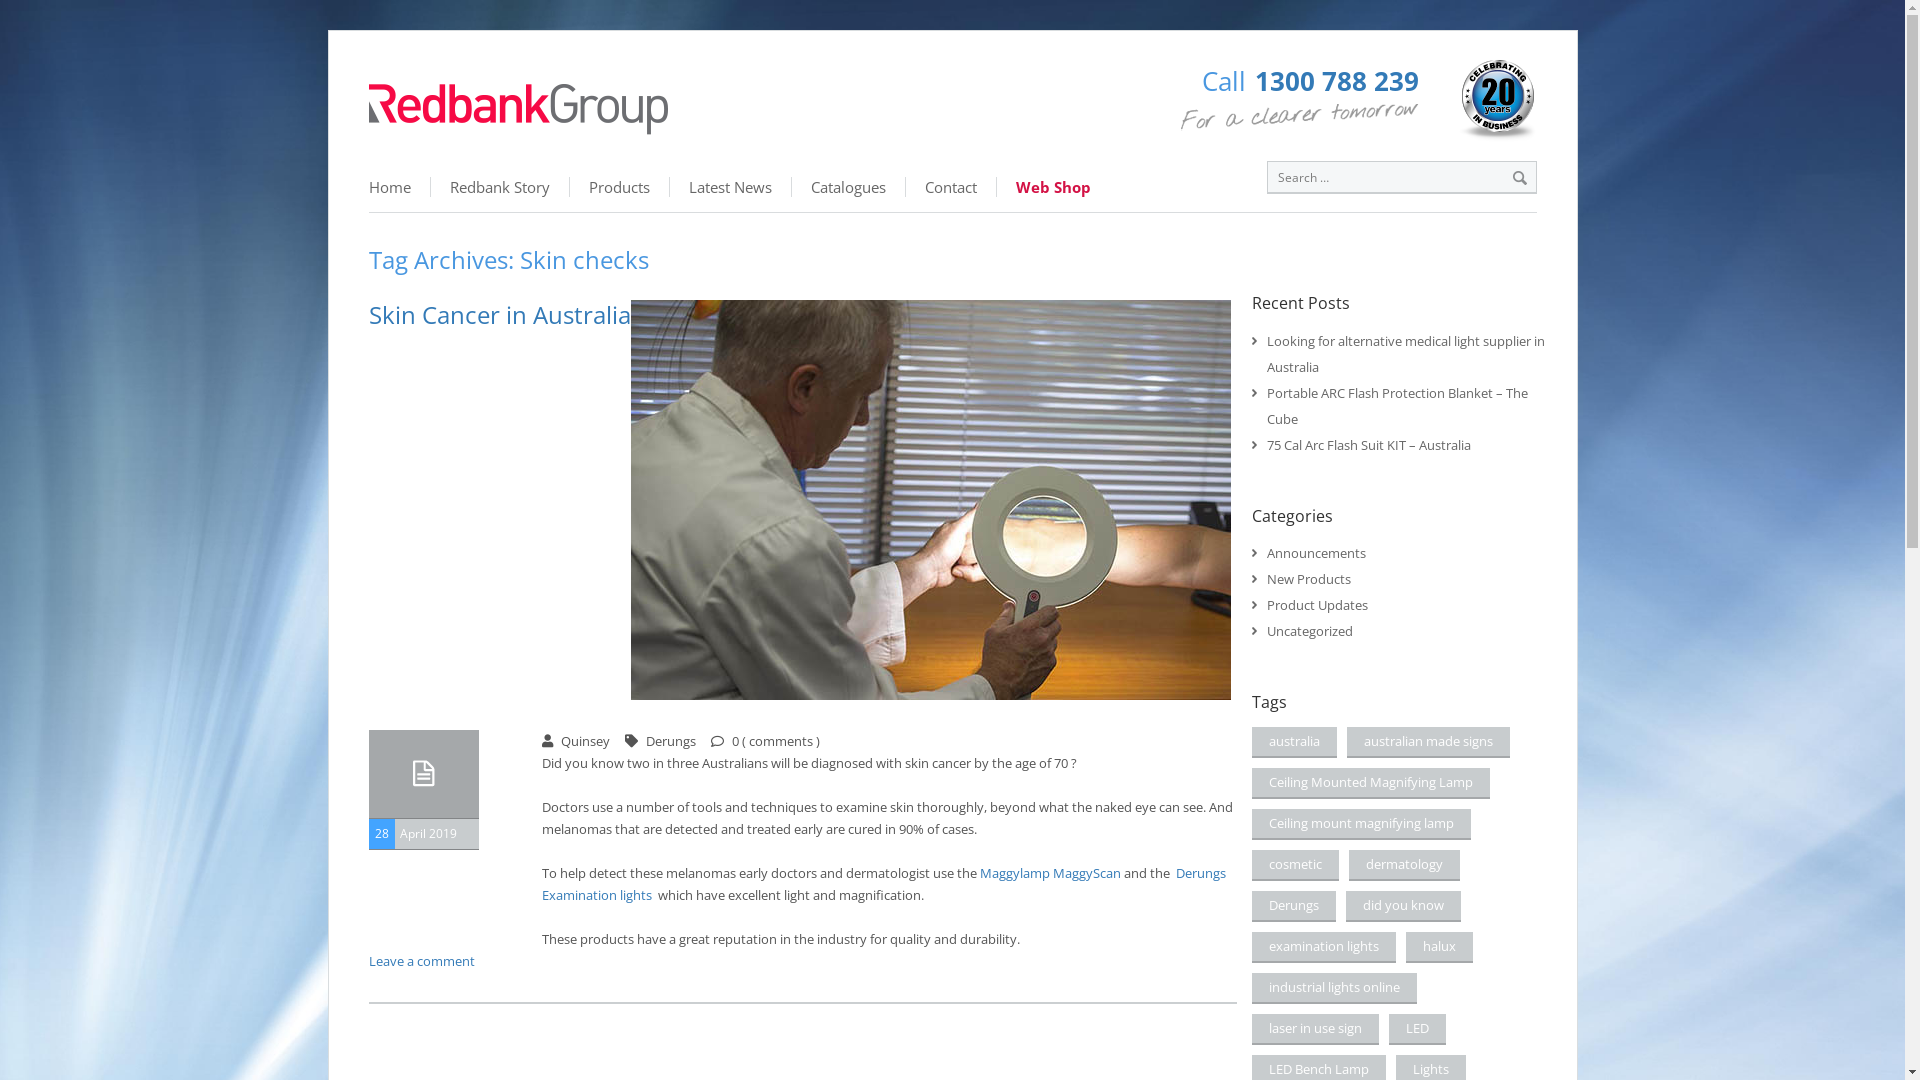 The image size is (1920, 1080). What do you see at coordinates (882, 882) in the screenshot?
I see `'Derungs Examination lights'` at bounding box center [882, 882].